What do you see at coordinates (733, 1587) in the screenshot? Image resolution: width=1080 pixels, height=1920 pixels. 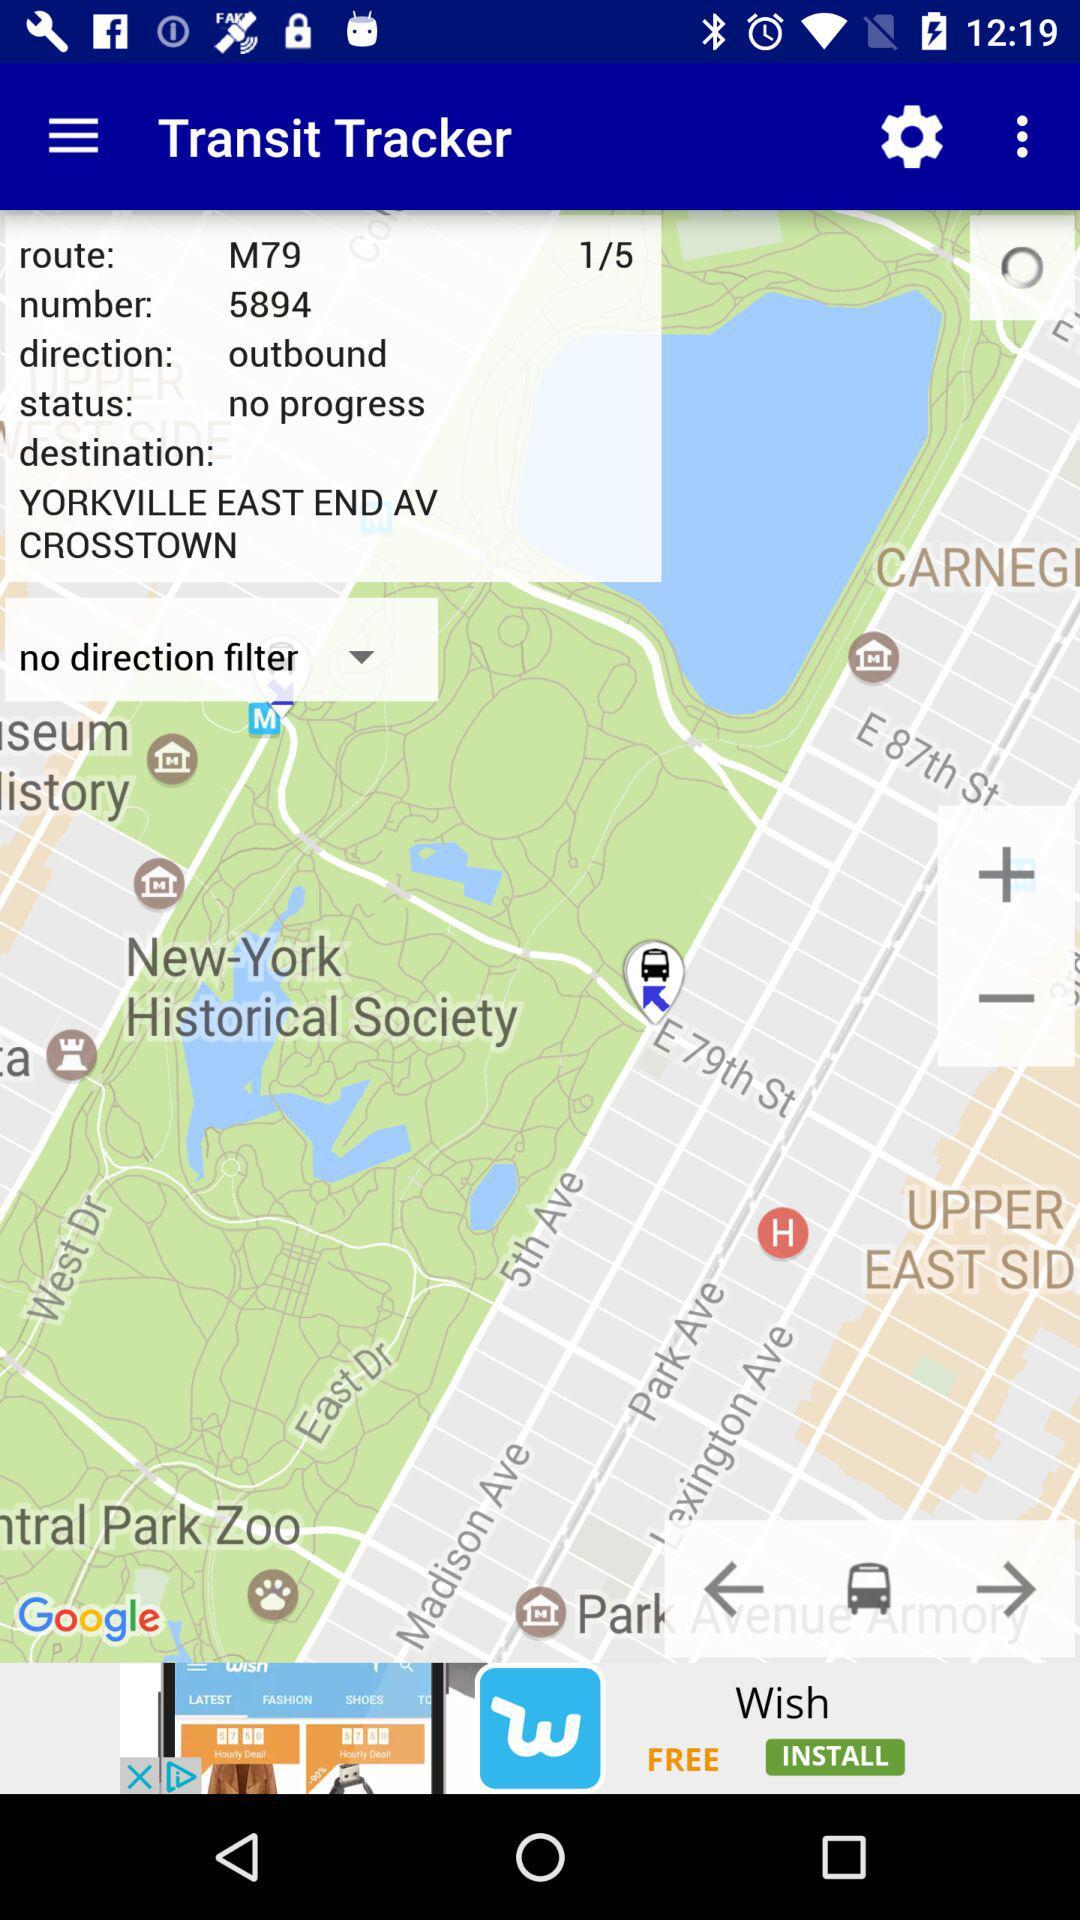 I see `the arrow_backward icon` at bounding box center [733, 1587].